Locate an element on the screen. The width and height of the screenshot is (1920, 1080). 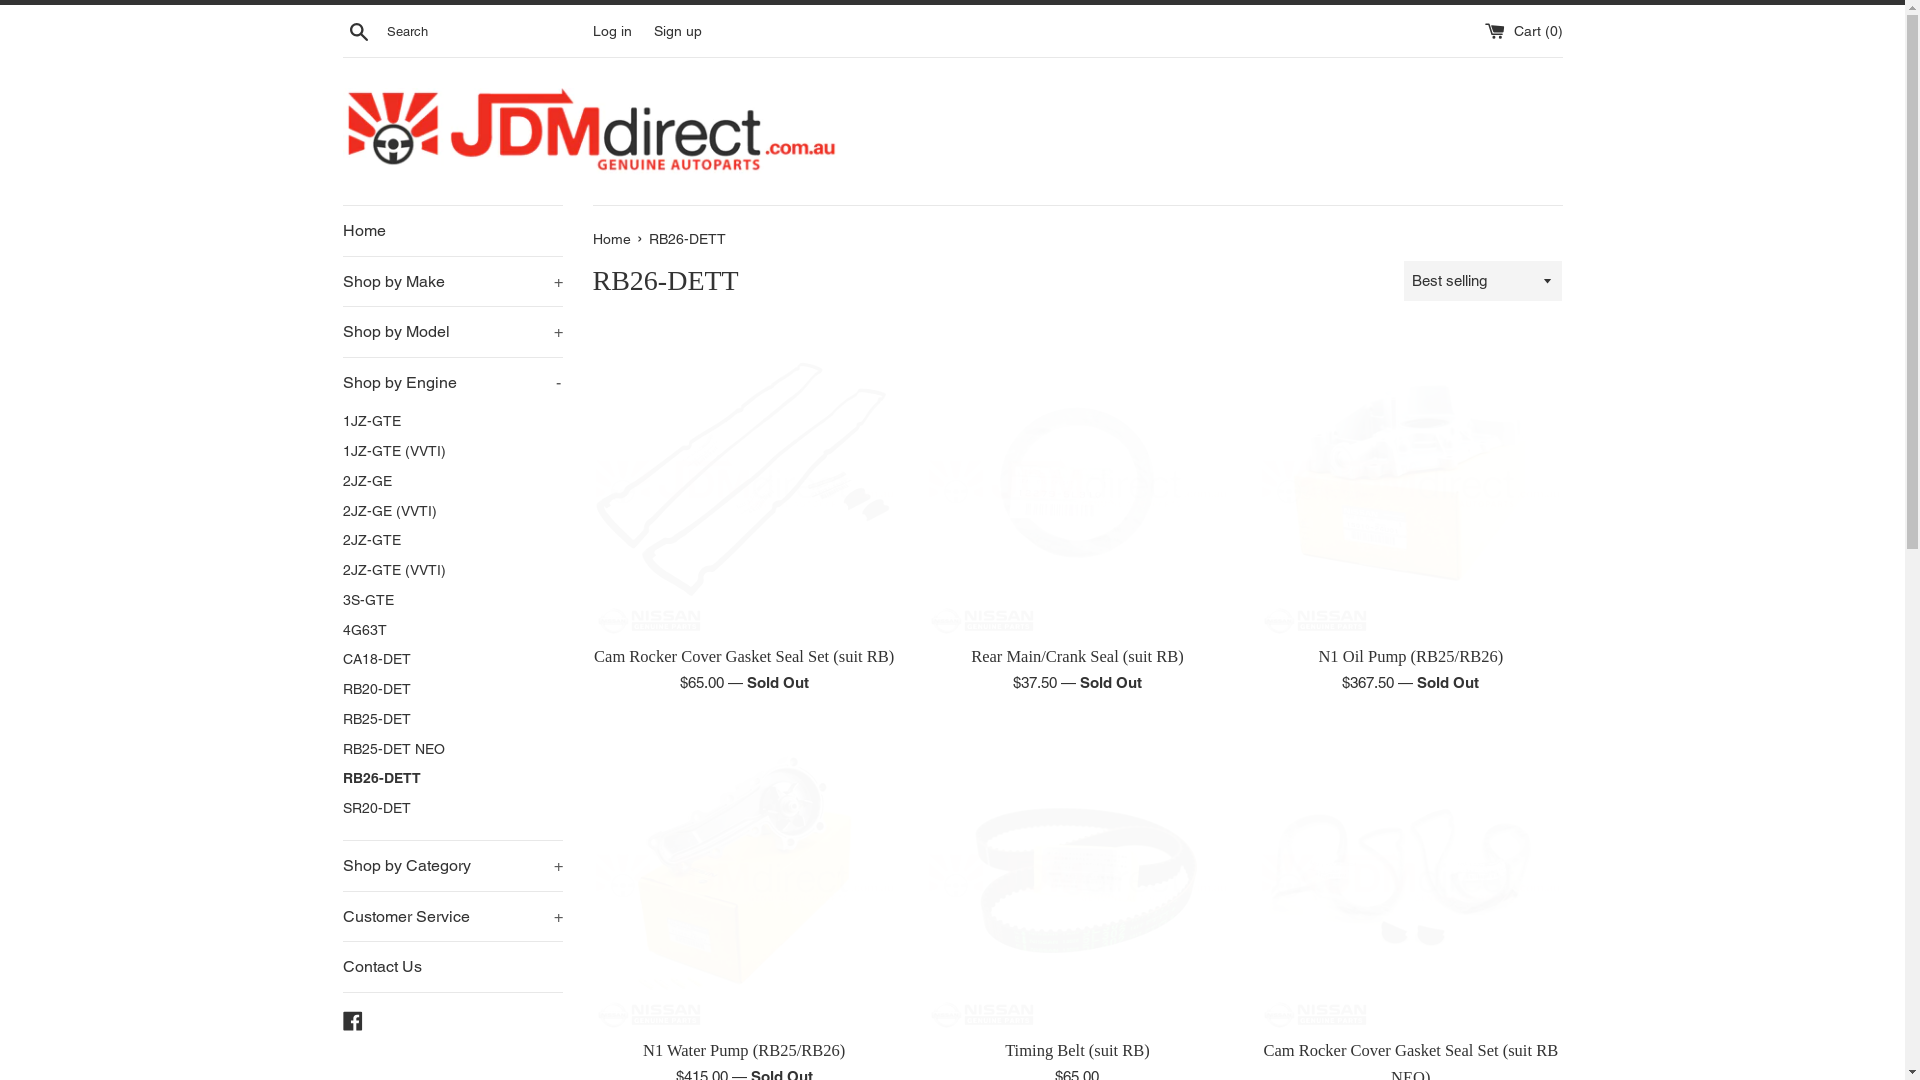
'RB26-DETT' is located at coordinates (450, 778).